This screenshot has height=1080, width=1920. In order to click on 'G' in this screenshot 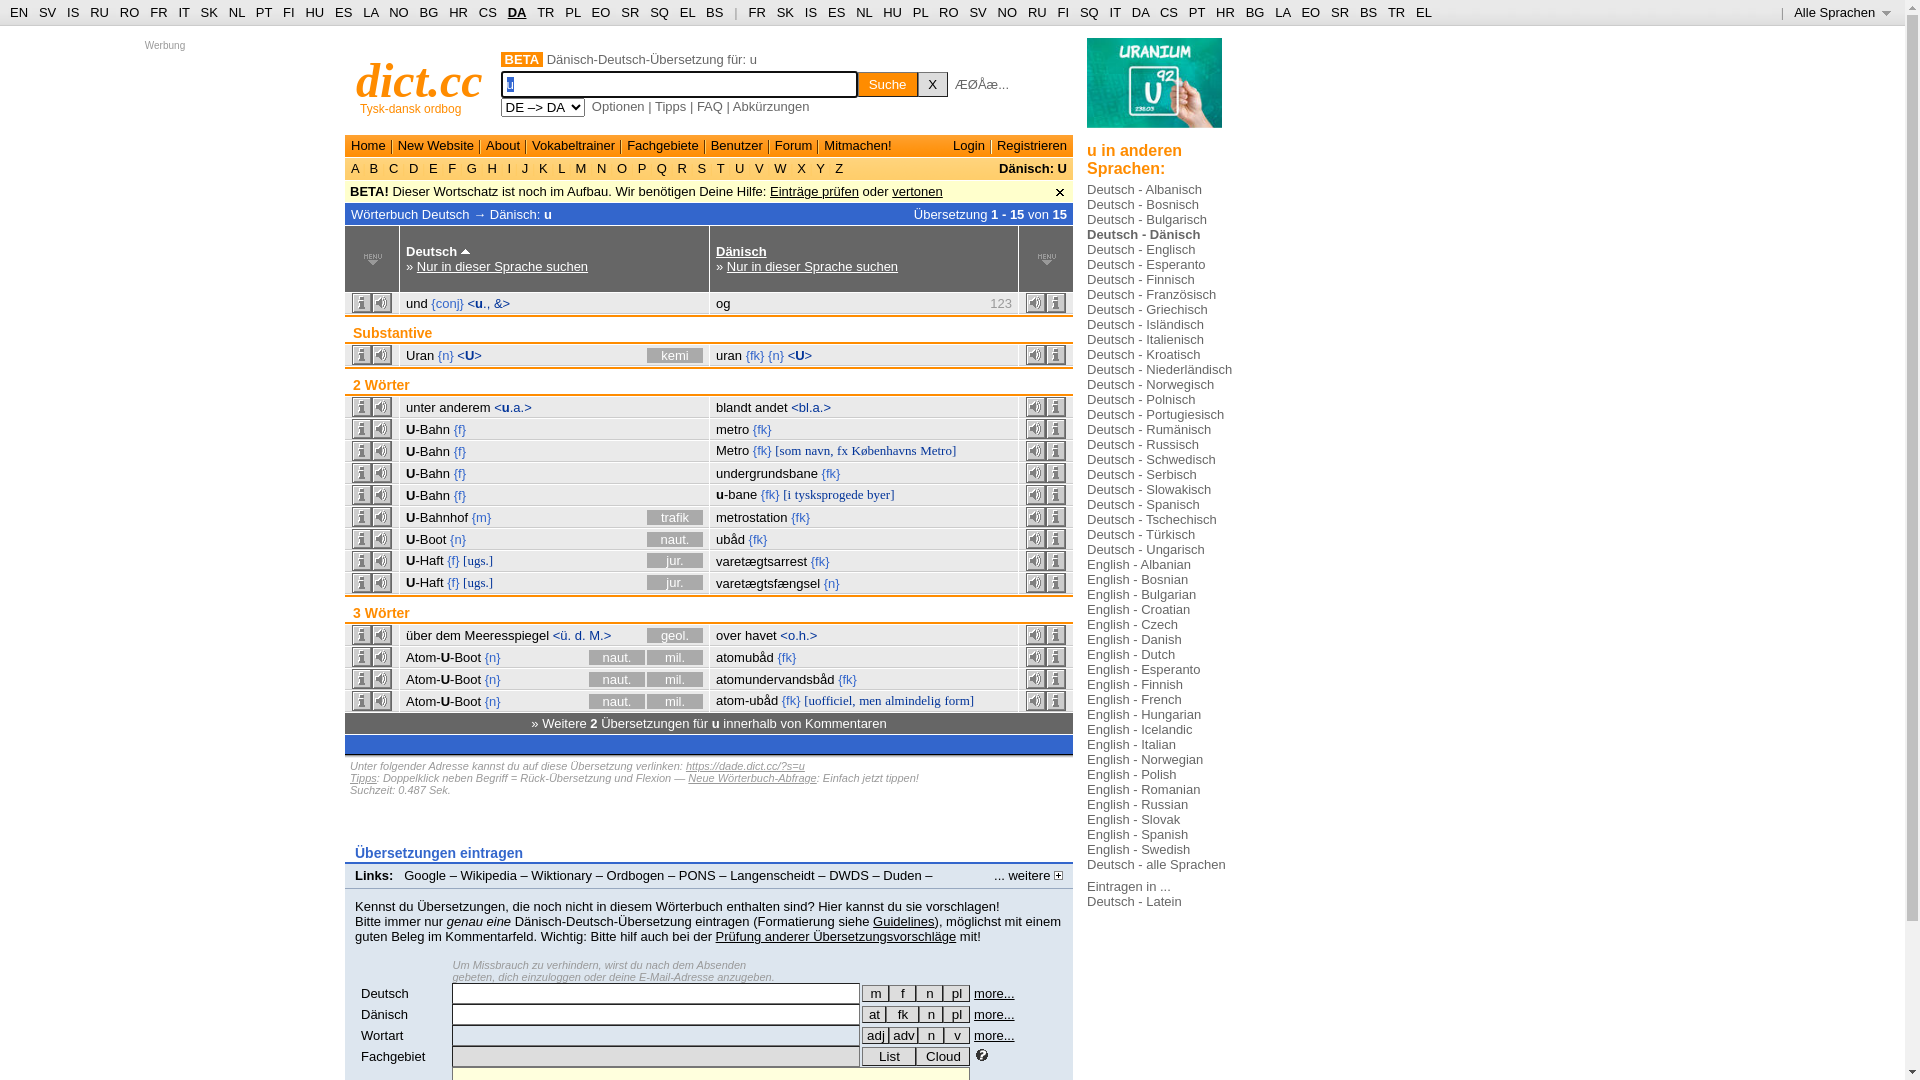, I will do `click(470, 167)`.